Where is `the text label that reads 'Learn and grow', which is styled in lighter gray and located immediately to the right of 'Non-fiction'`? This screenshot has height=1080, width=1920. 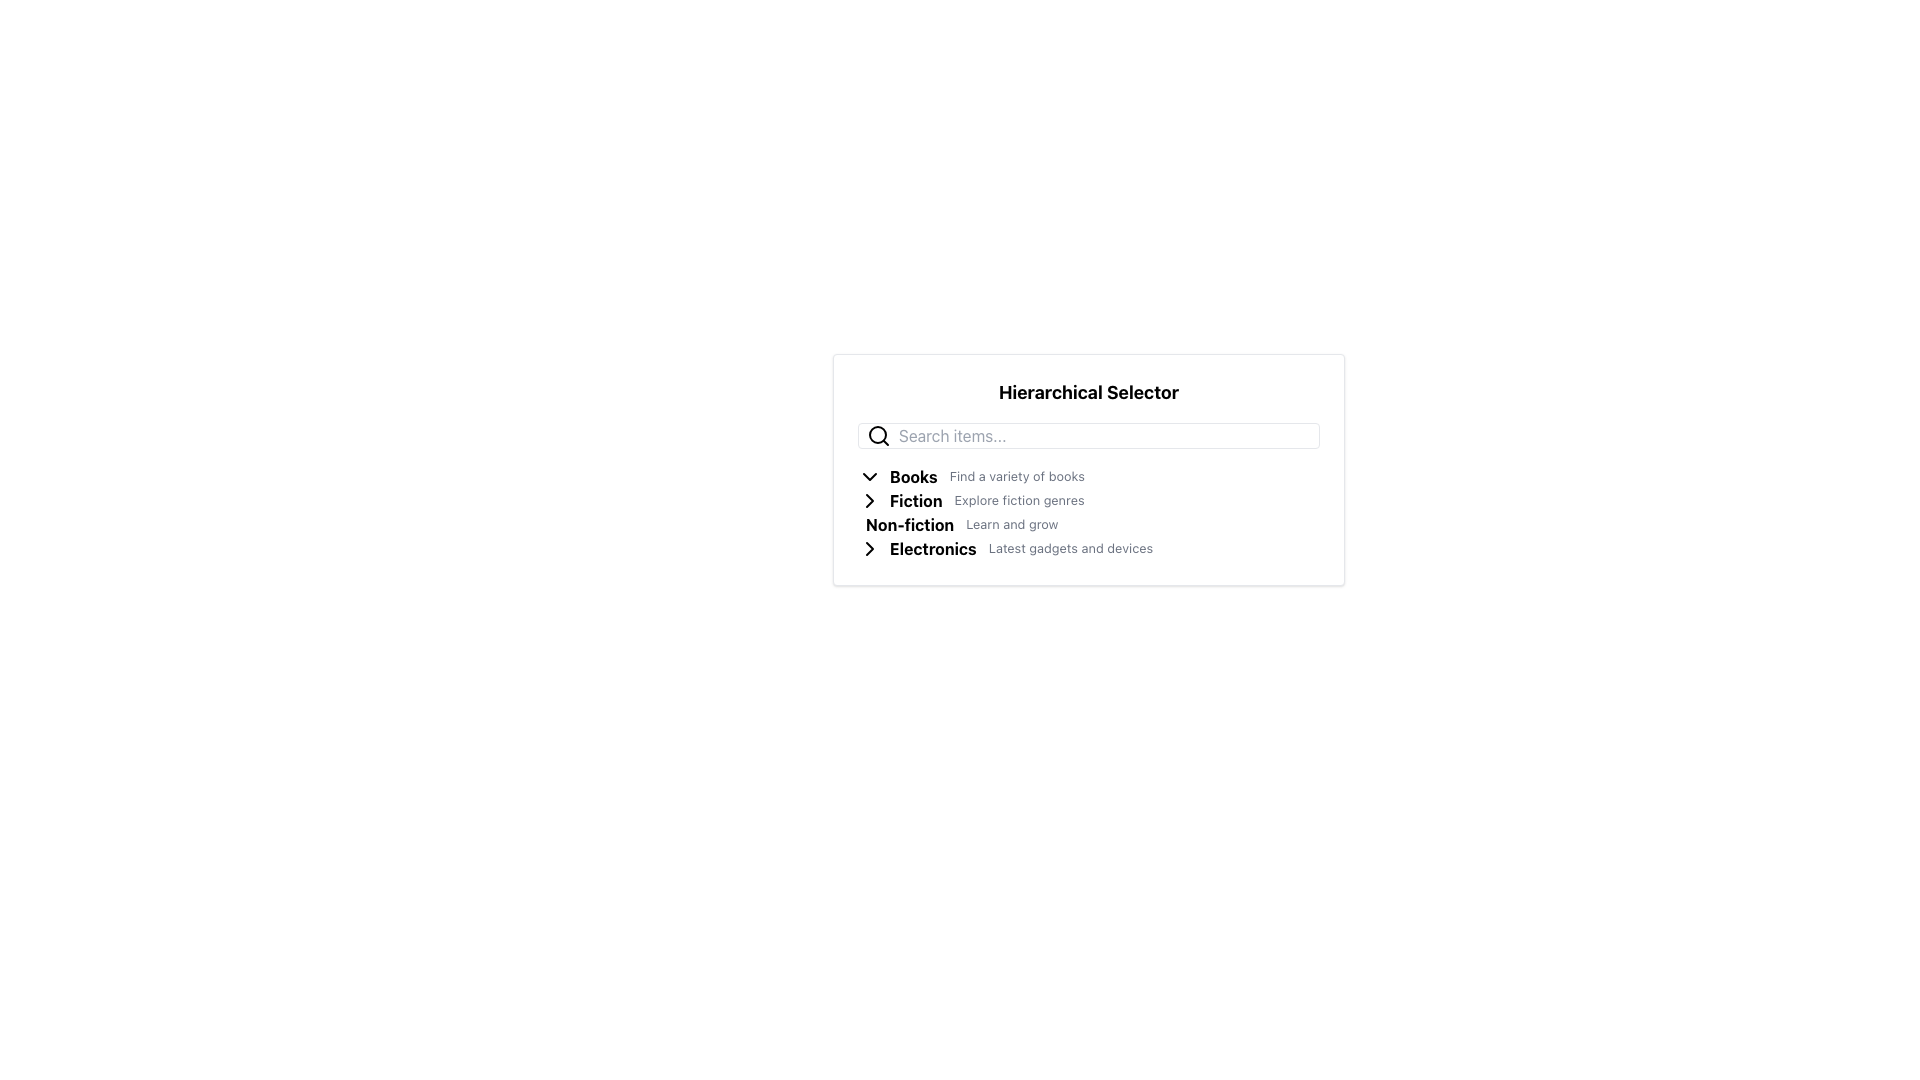
the text label that reads 'Learn and grow', which is styled in lighter gray and located immediately to the right of 'Non-fiction' is located at coordinates (1012, 523).